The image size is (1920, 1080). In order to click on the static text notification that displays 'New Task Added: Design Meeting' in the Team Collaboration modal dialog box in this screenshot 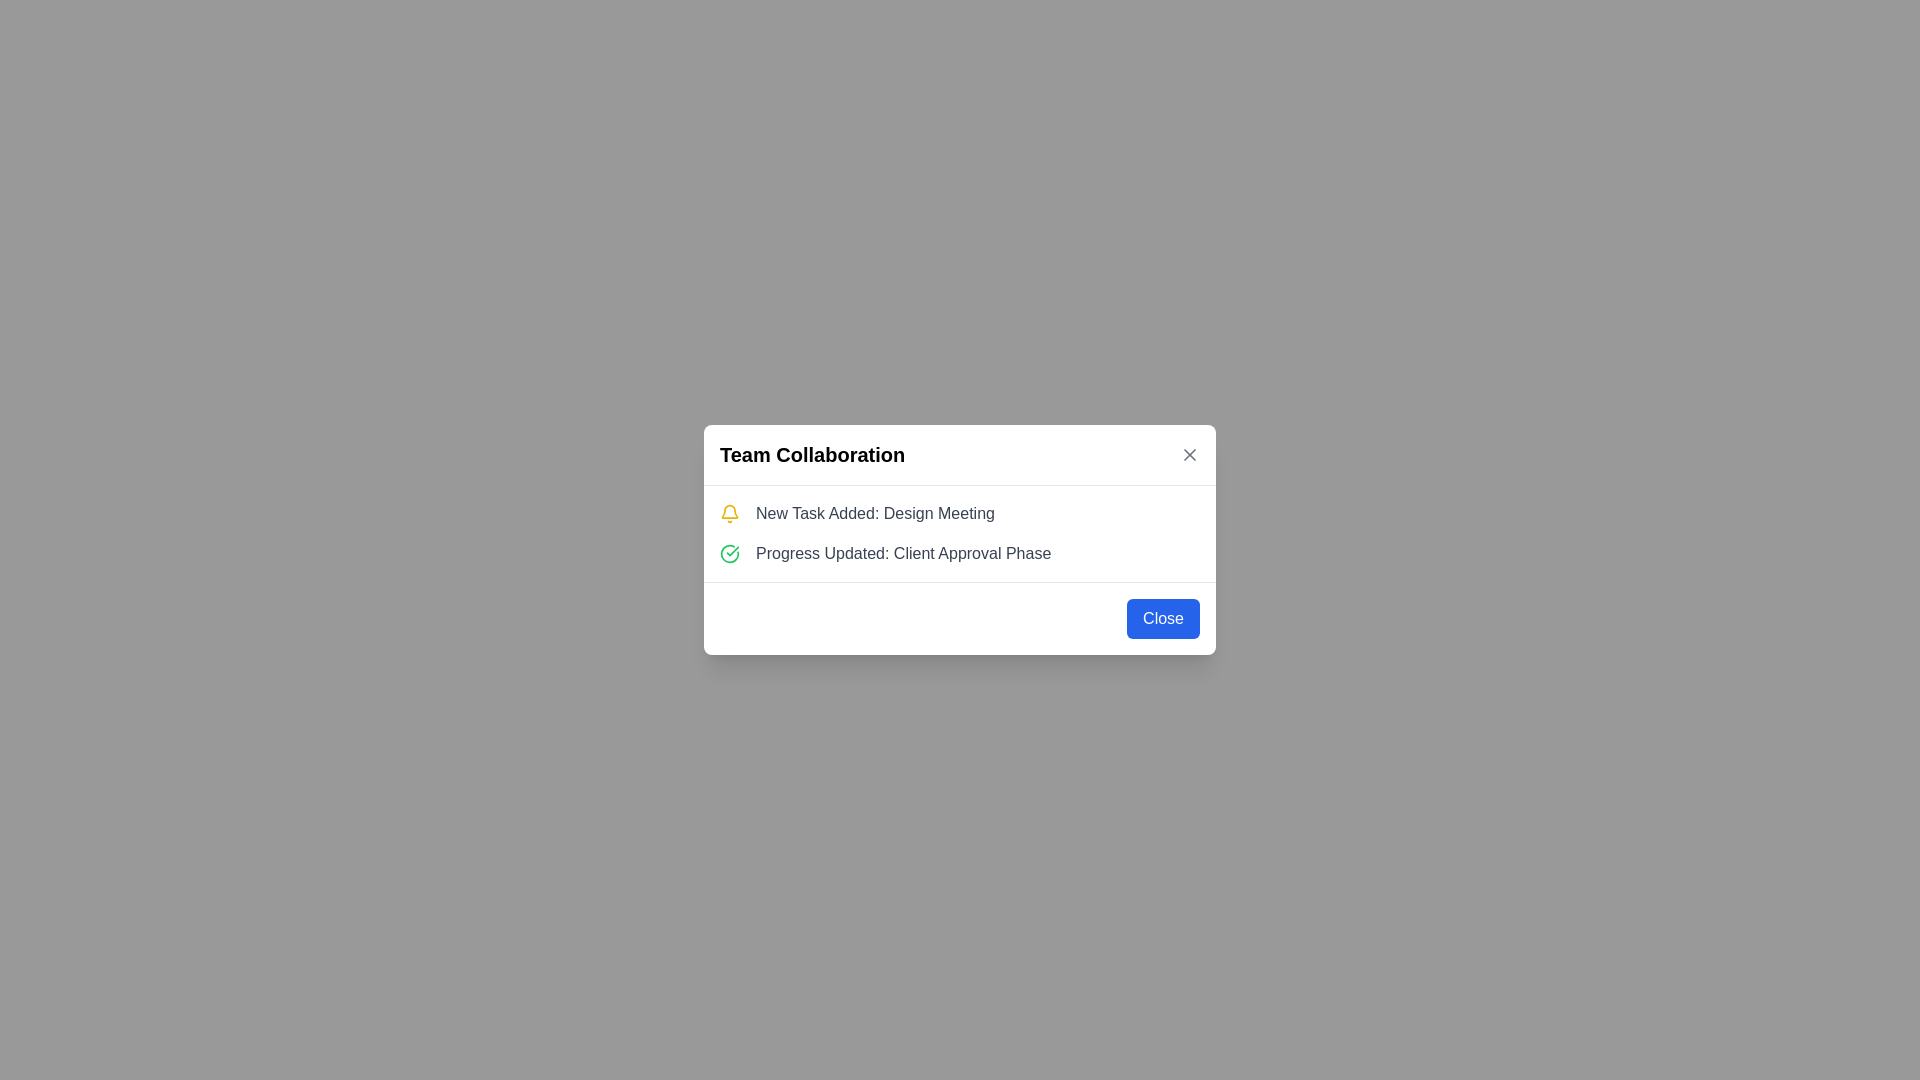, I will do `click(875, 512)`.